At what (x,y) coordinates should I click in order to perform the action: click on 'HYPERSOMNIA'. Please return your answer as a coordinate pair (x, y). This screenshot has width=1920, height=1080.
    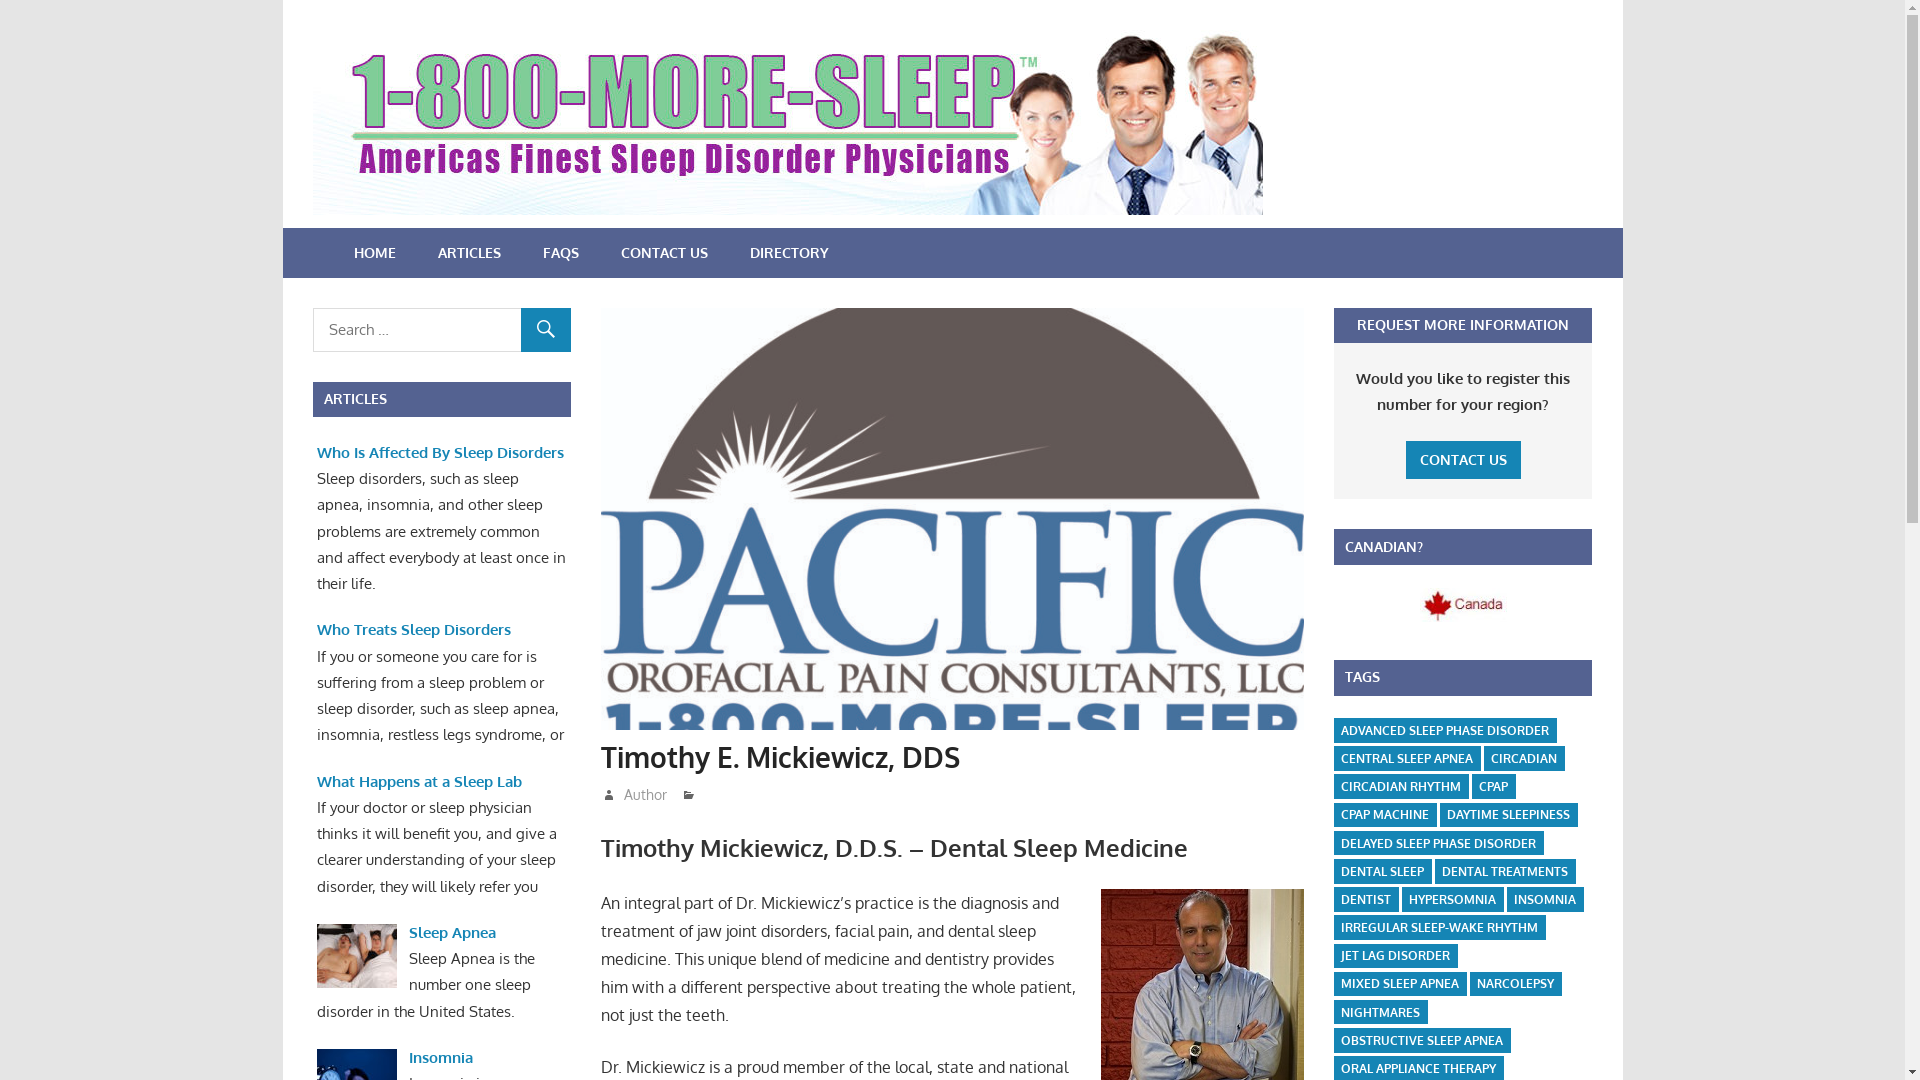
    Looking at the image, I should click on (1400, 898).